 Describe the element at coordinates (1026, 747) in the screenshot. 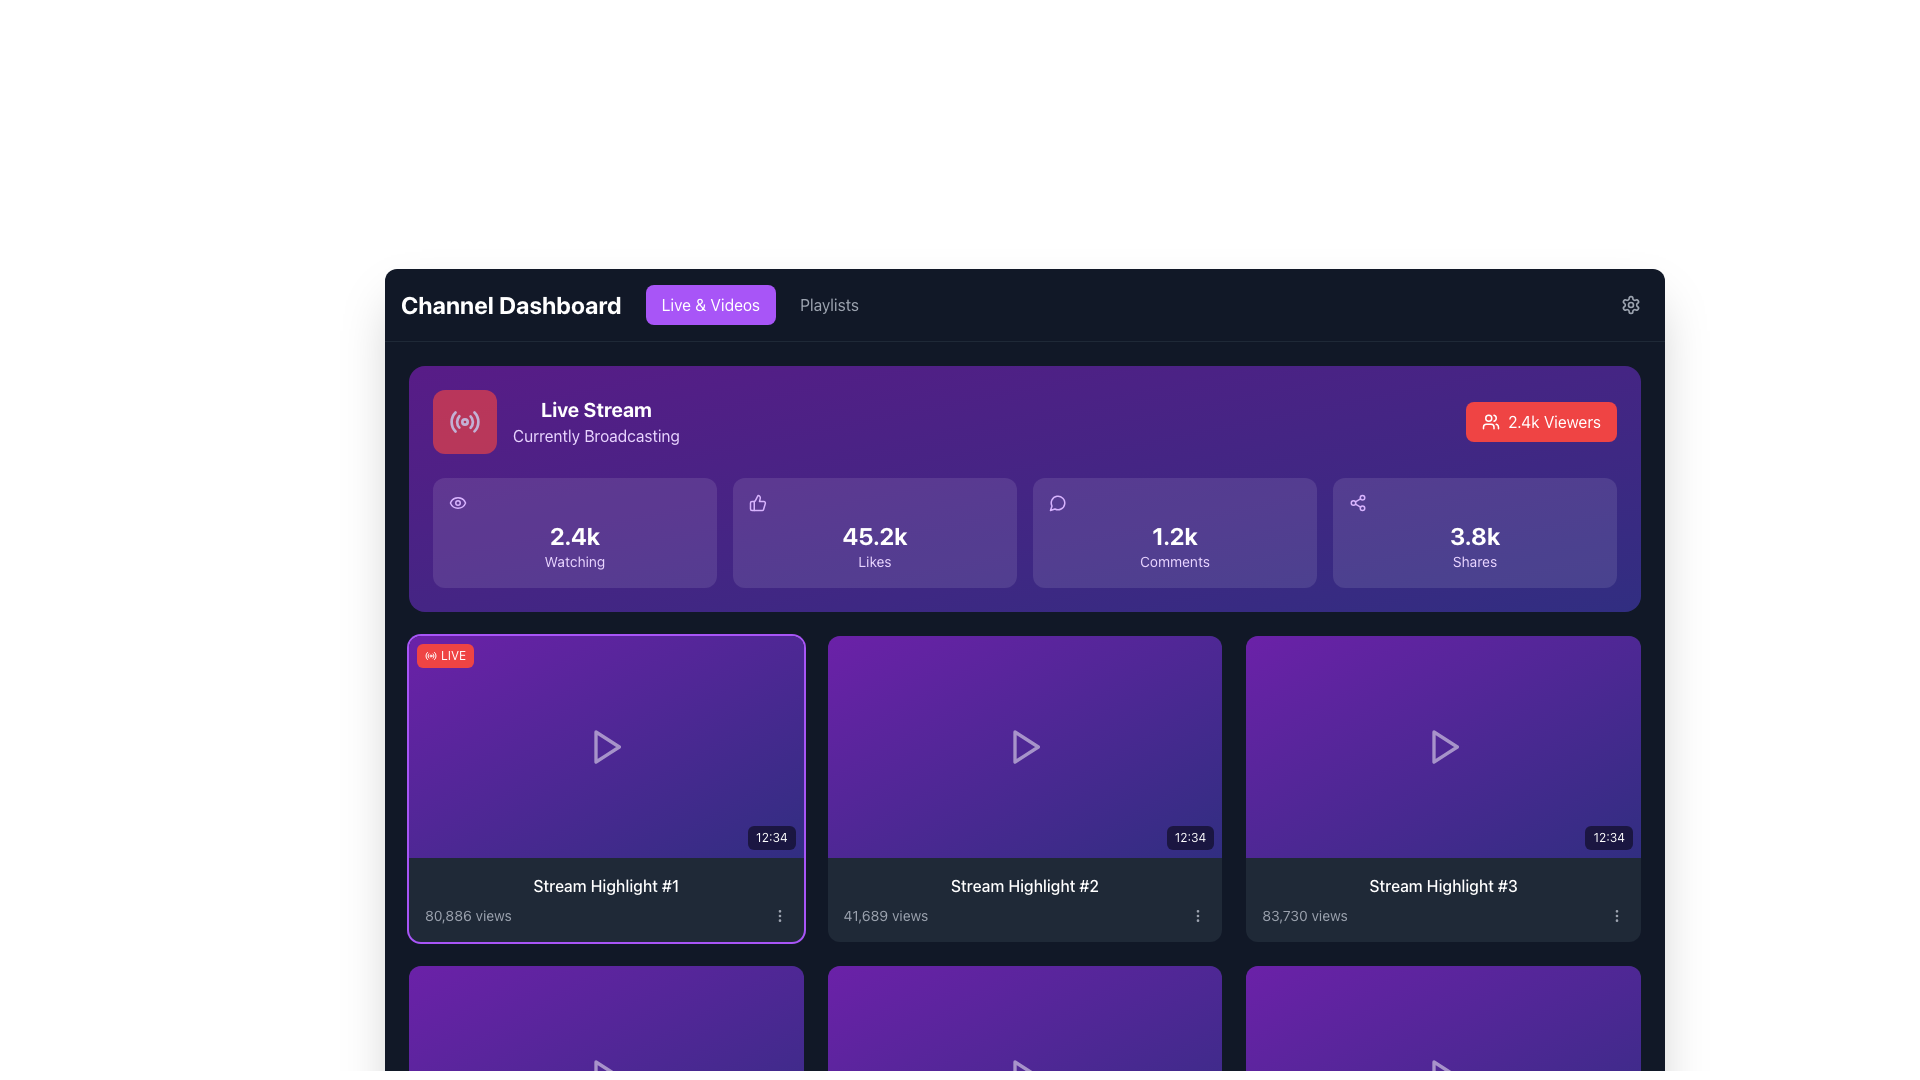

I see `the video icon located in the center of the card titled 'Stream Highlight #2', which serves as a visual cue for playback of the associated stream` at that location.